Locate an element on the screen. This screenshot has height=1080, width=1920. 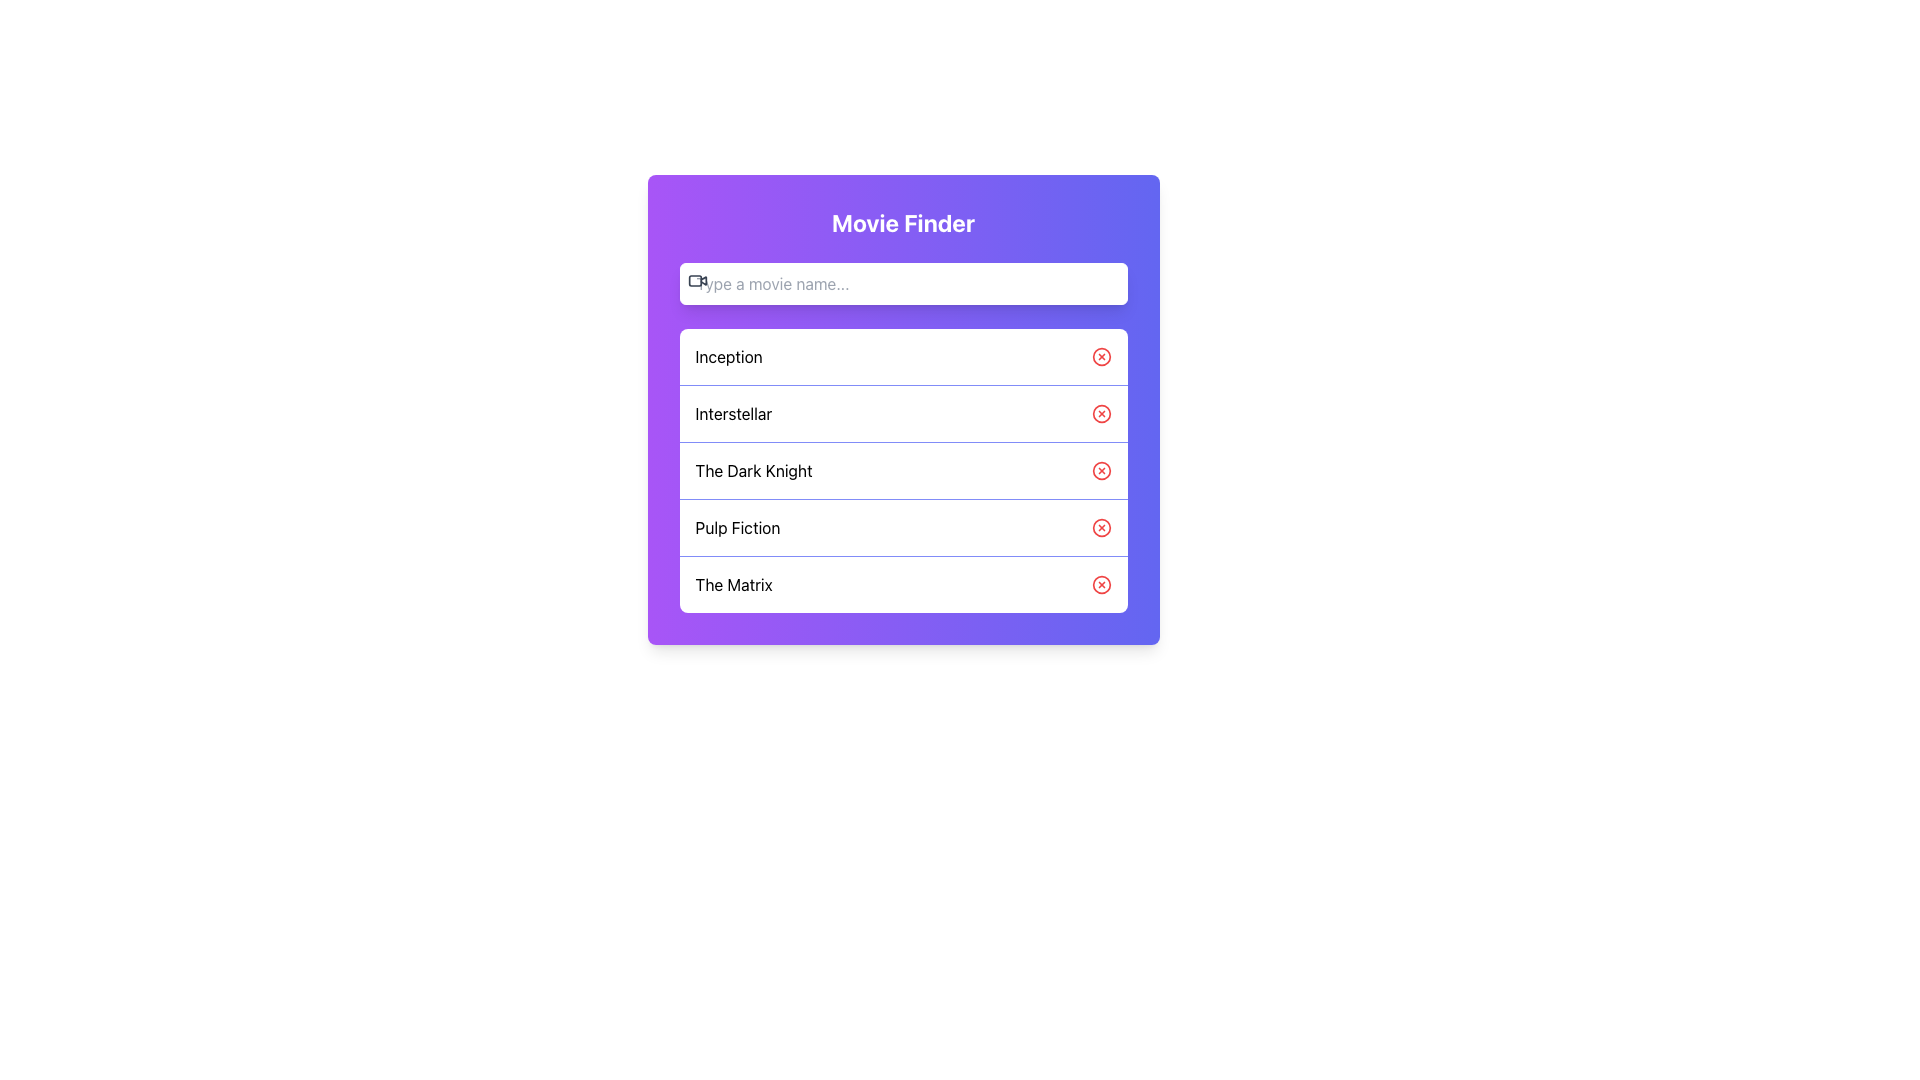
the delete button positioned to the far right of the 'Interstellar' list item is located at coordinates (1100, 412).